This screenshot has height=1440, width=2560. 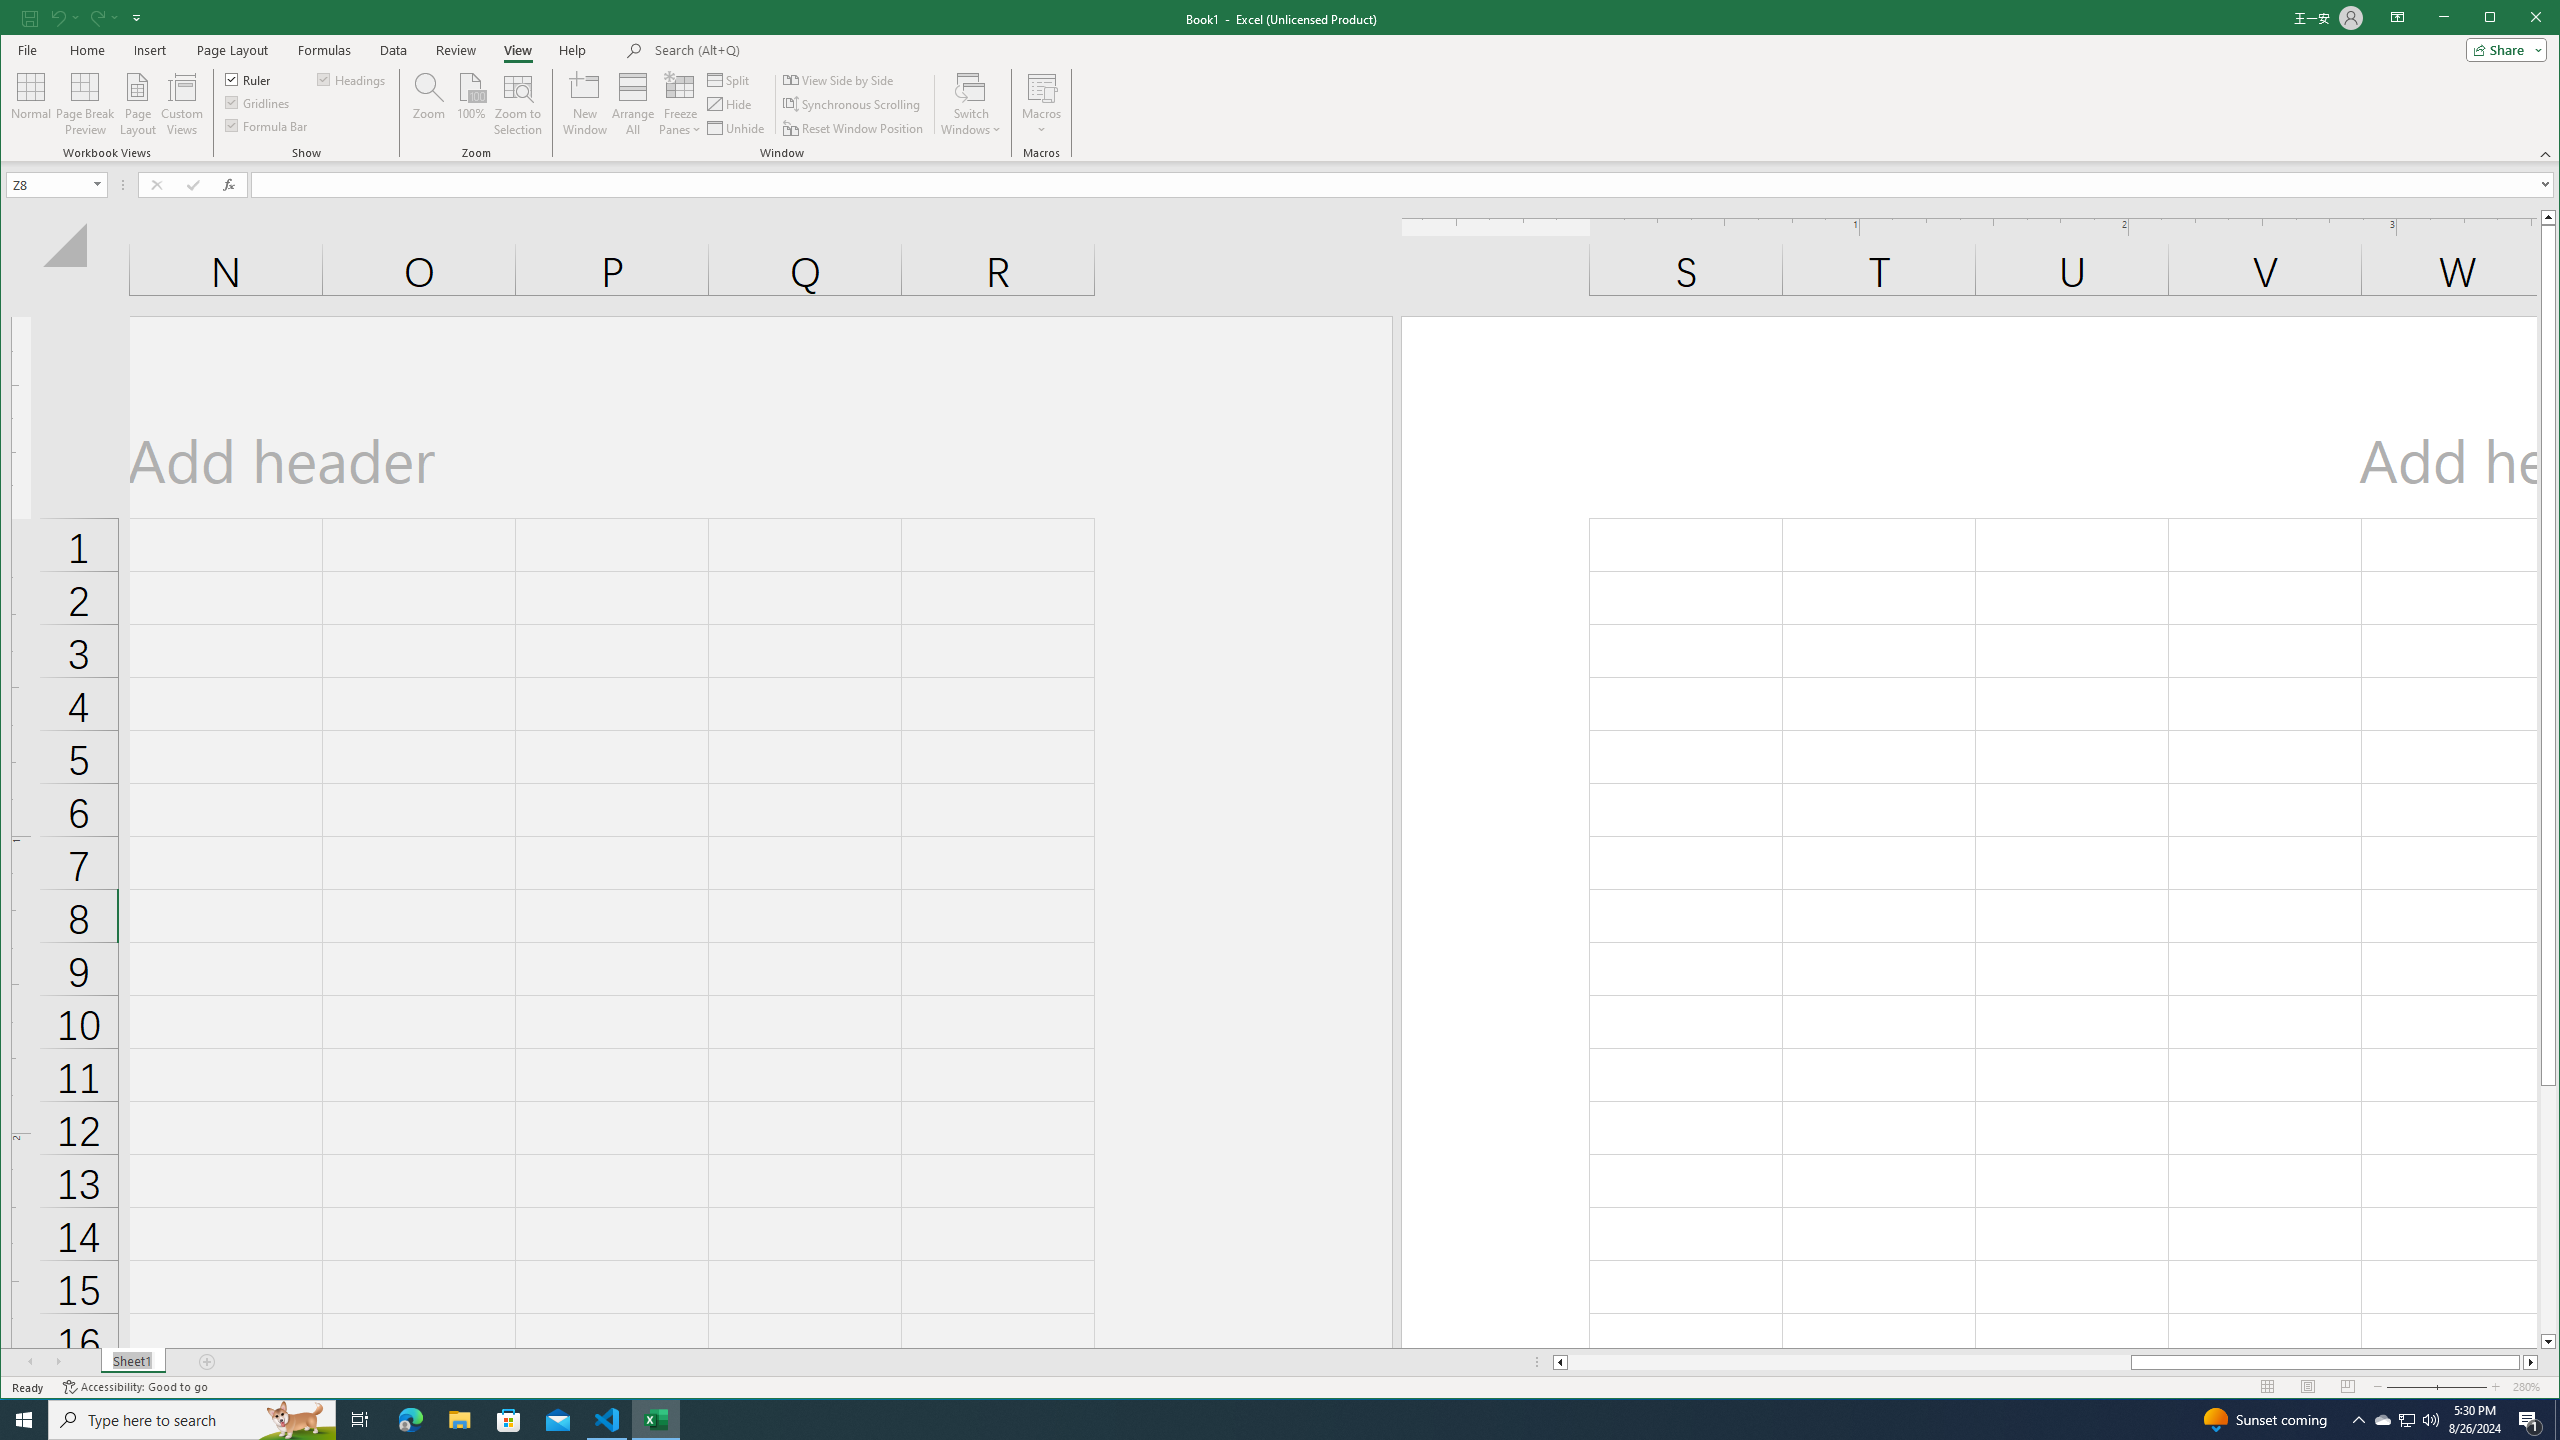 I want to click on 'View Side by Side', so click(x=839, y=80).